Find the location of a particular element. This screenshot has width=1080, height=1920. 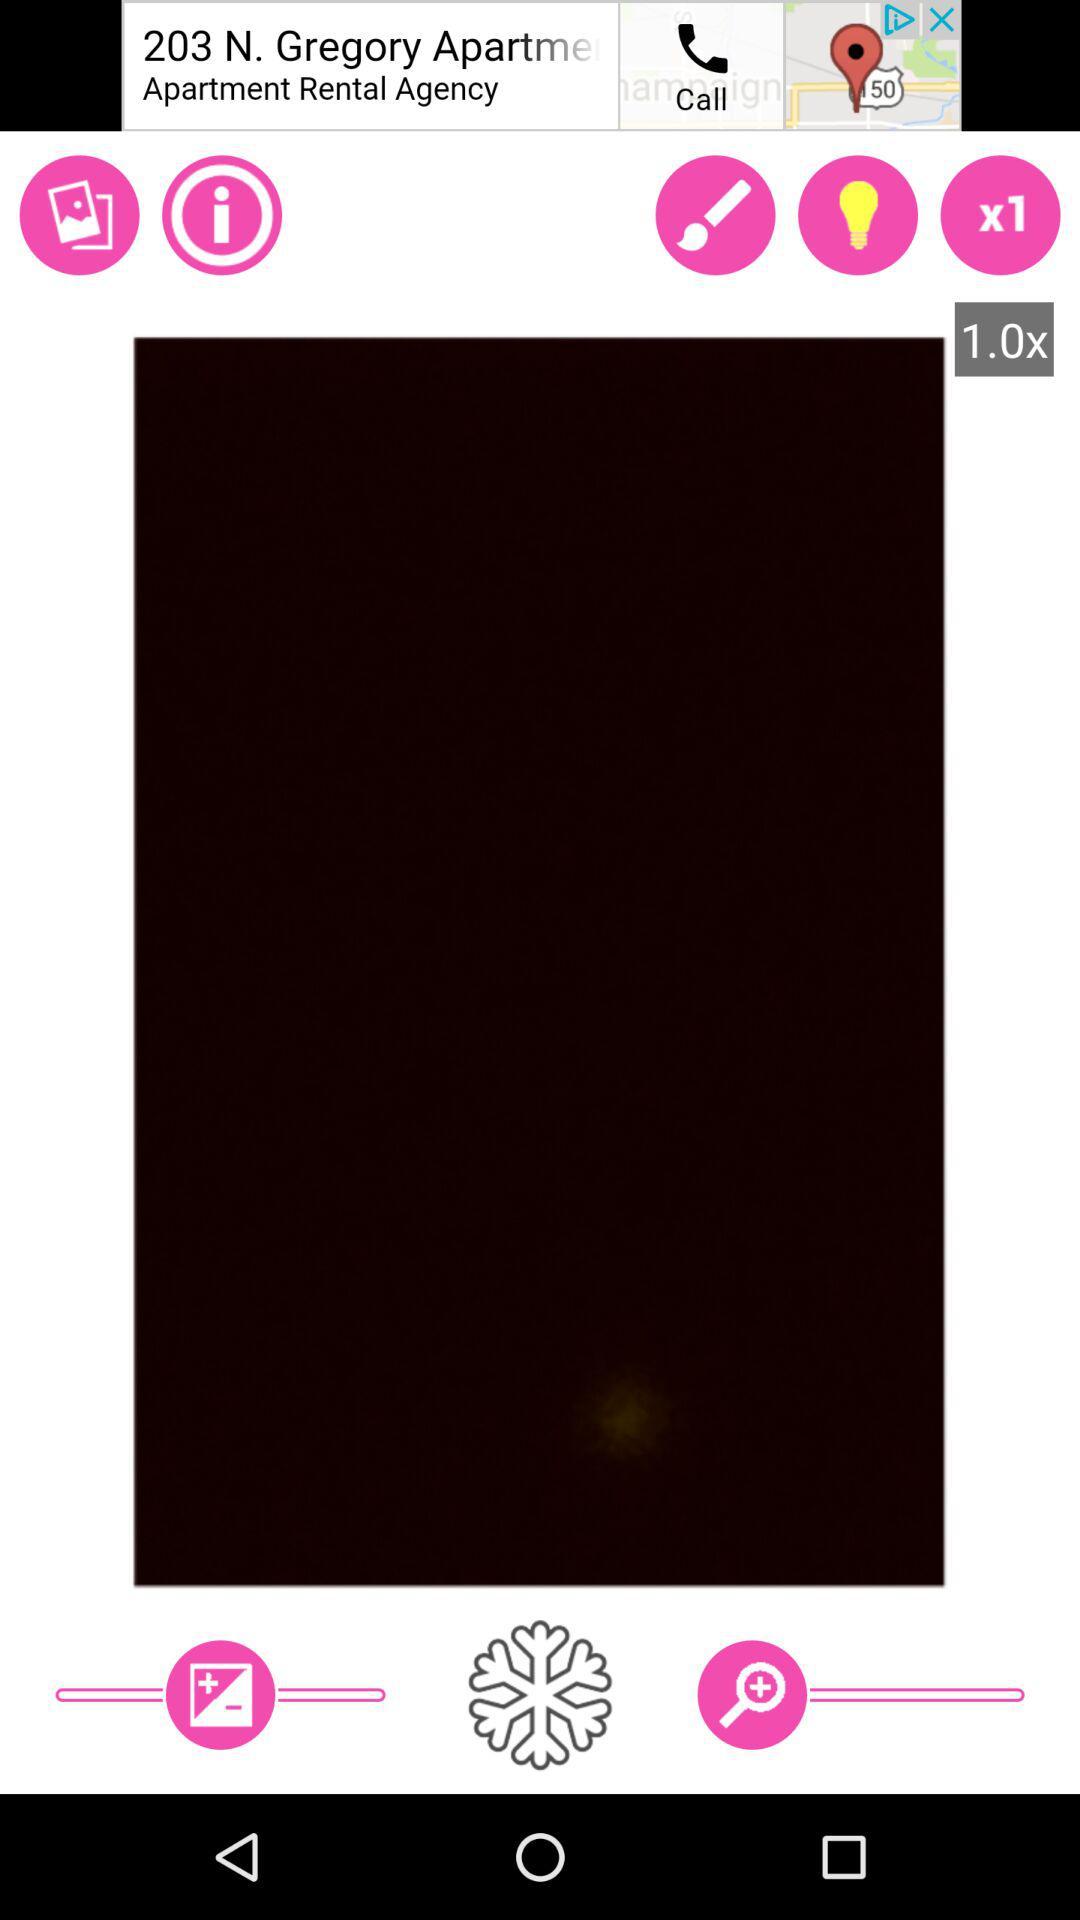

freeze image is located at coordinates (540, 1693).